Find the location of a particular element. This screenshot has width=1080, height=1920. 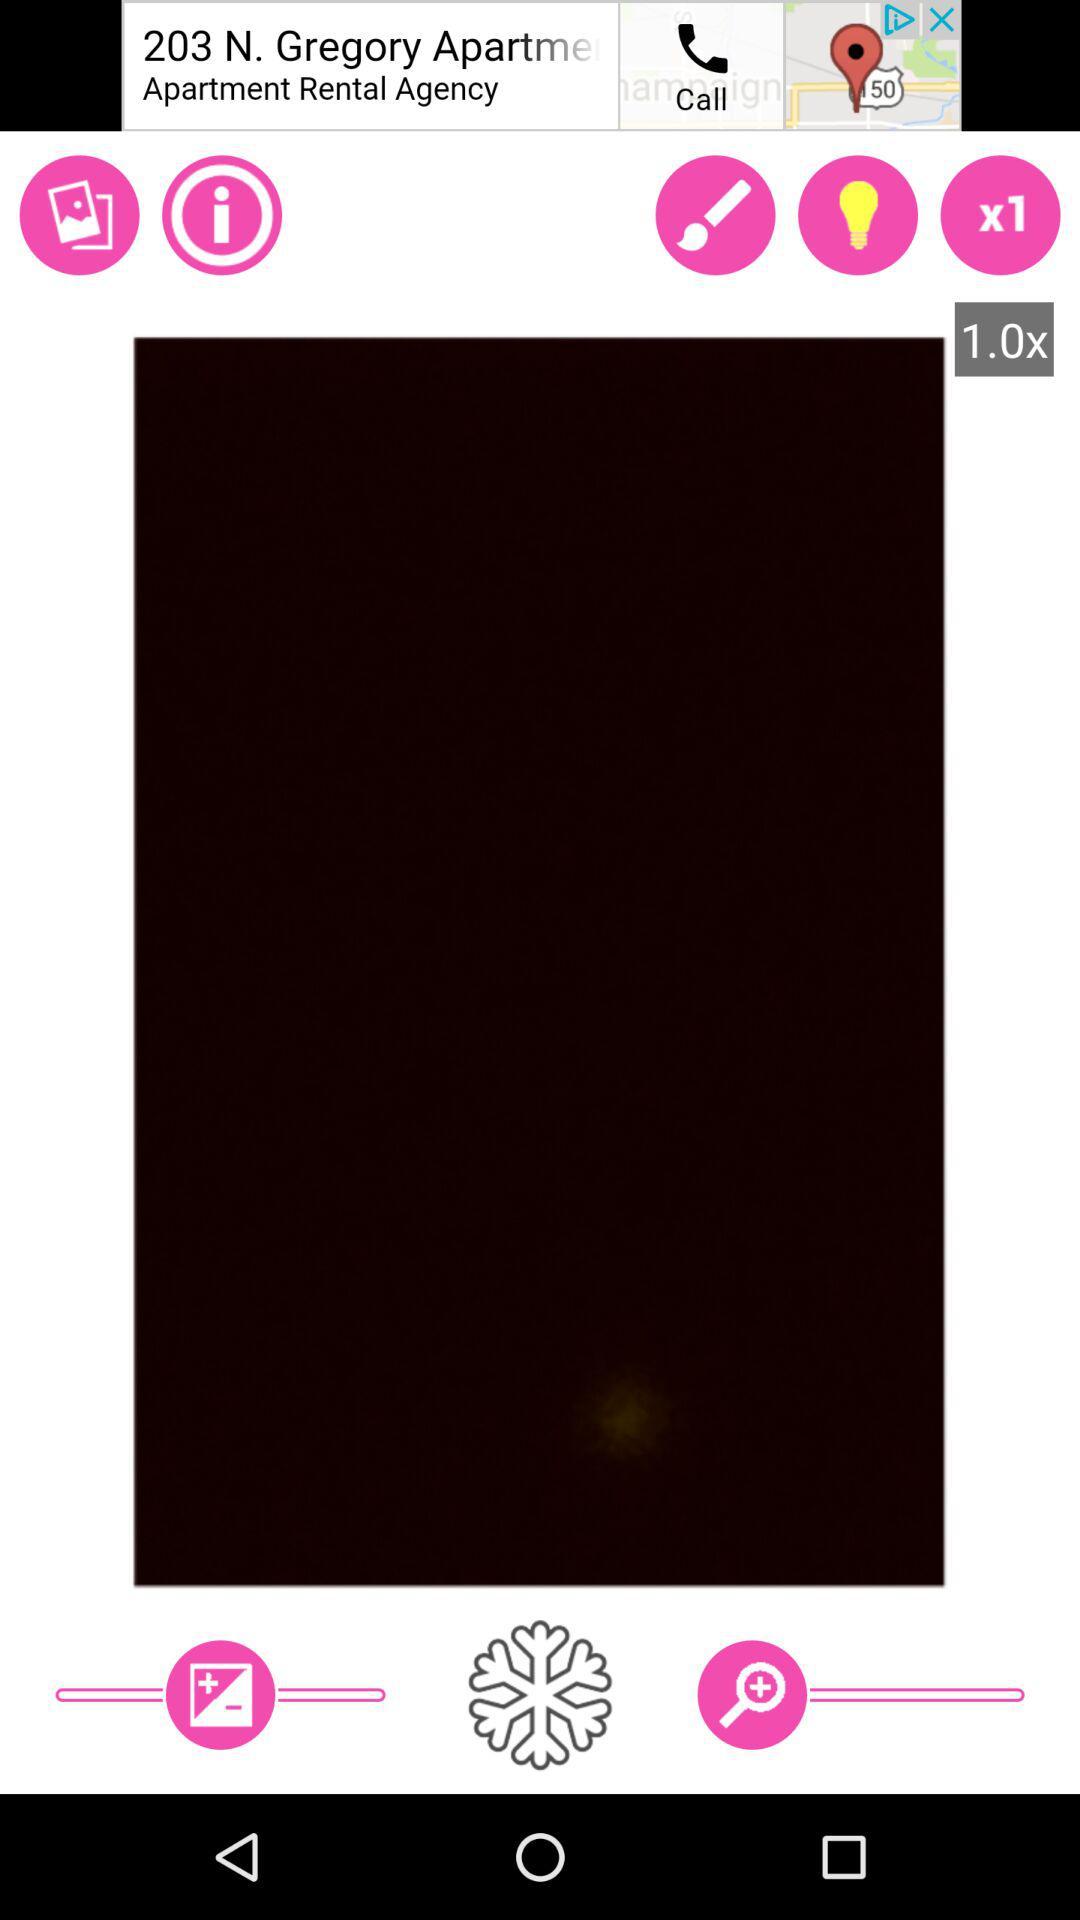

freeze image is located at coordinates (540, 1693).